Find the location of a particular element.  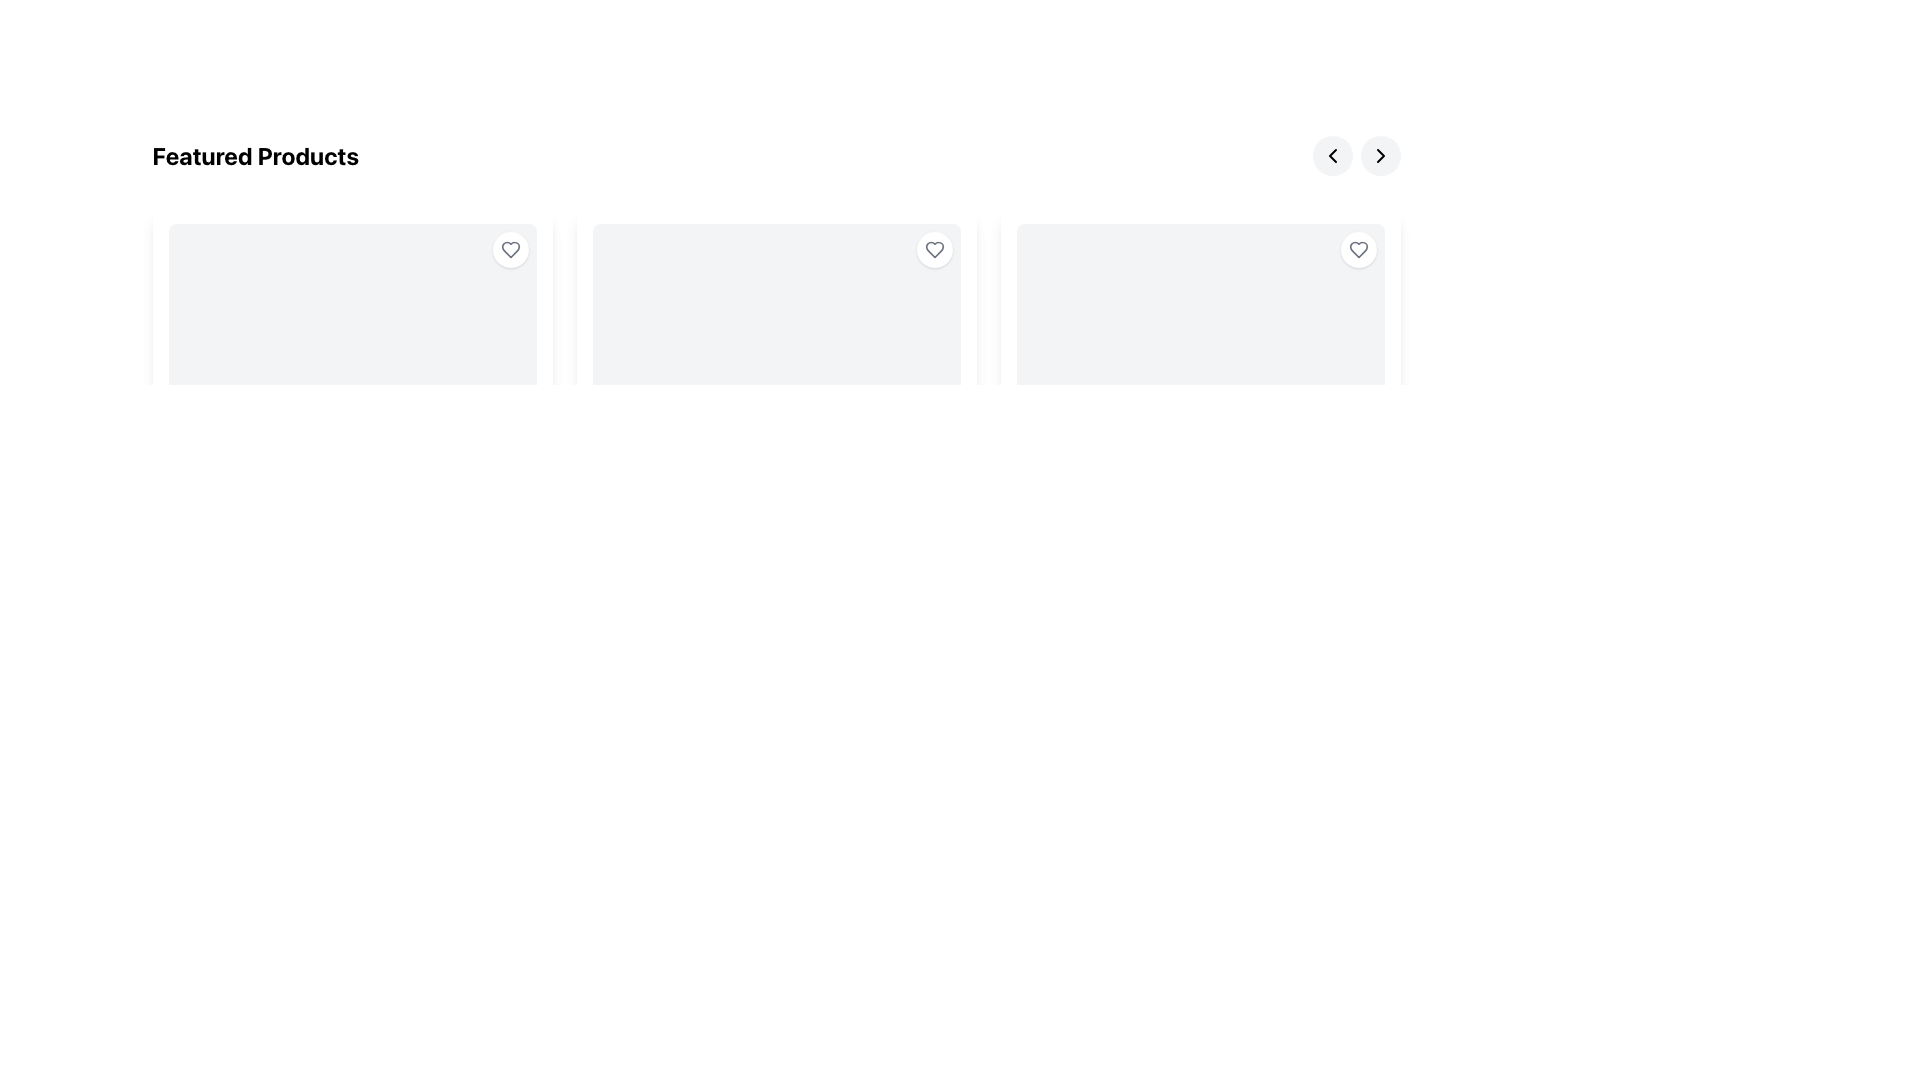

the circular button with a heart icon is located at coordinates (1358, 249).